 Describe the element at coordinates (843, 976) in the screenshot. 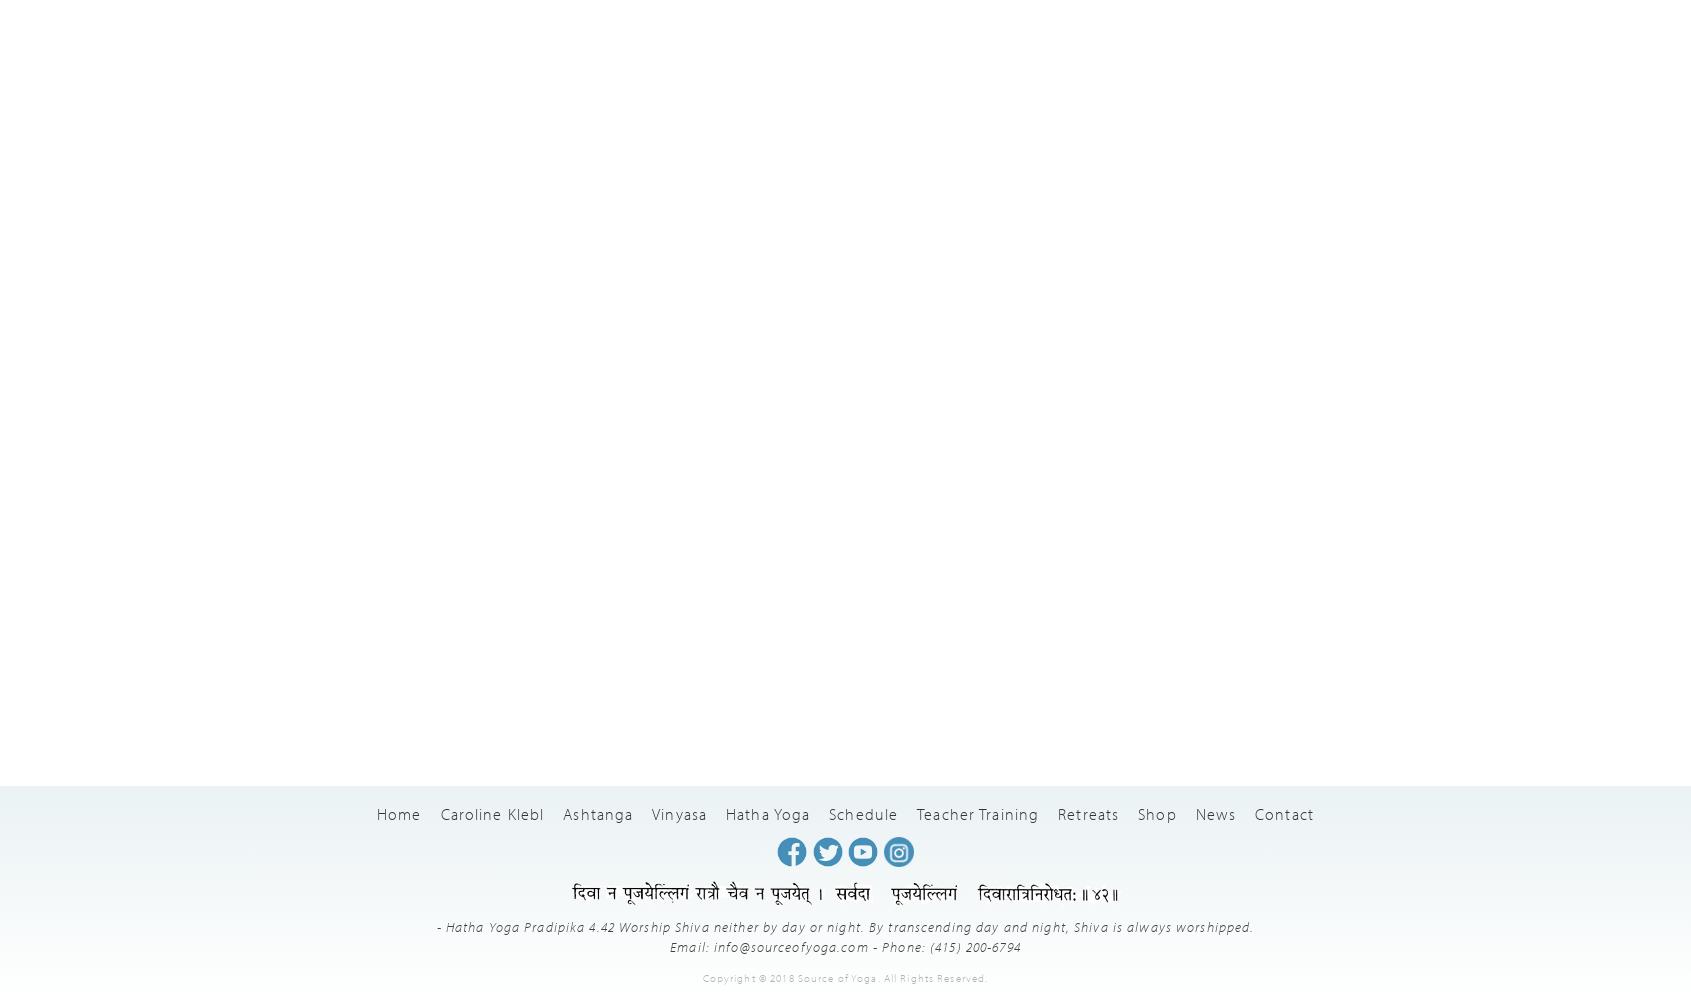

I see `'Copyright © 2018 Source of Yoga. All Rights Reserved.'` at that location.